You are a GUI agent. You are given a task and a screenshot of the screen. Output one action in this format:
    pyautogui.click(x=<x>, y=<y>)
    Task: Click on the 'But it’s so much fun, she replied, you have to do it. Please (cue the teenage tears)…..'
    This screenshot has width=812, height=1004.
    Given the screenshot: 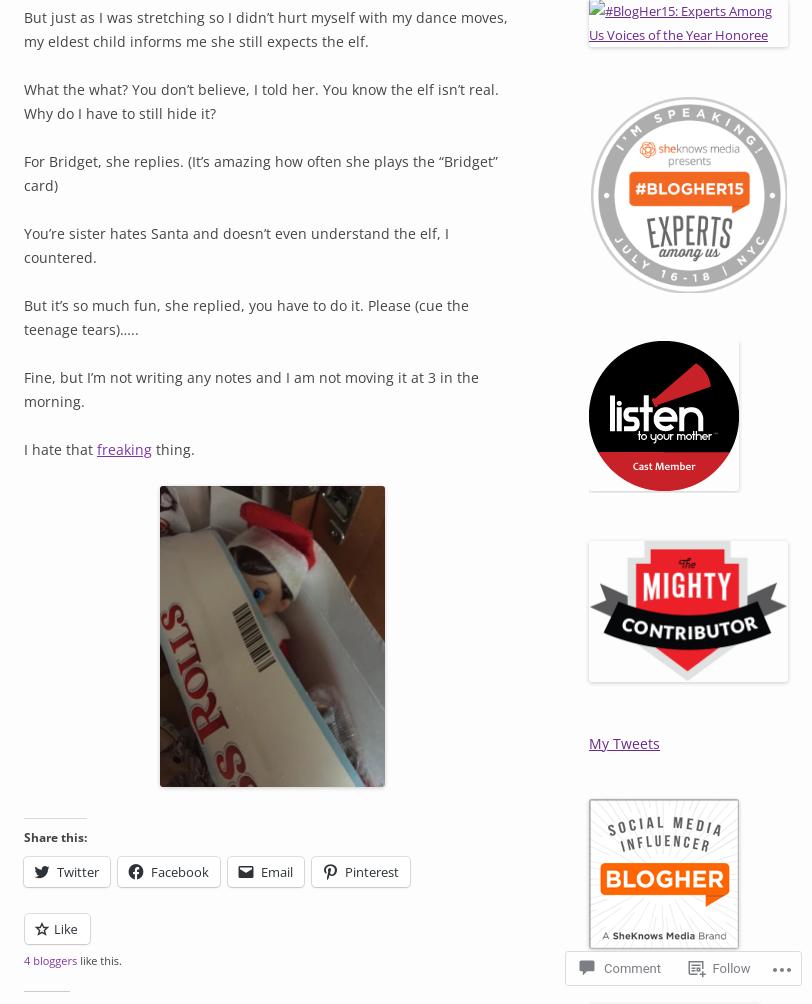 What is the action you would take?
    pyautogui.click(x=24, y=316)
    